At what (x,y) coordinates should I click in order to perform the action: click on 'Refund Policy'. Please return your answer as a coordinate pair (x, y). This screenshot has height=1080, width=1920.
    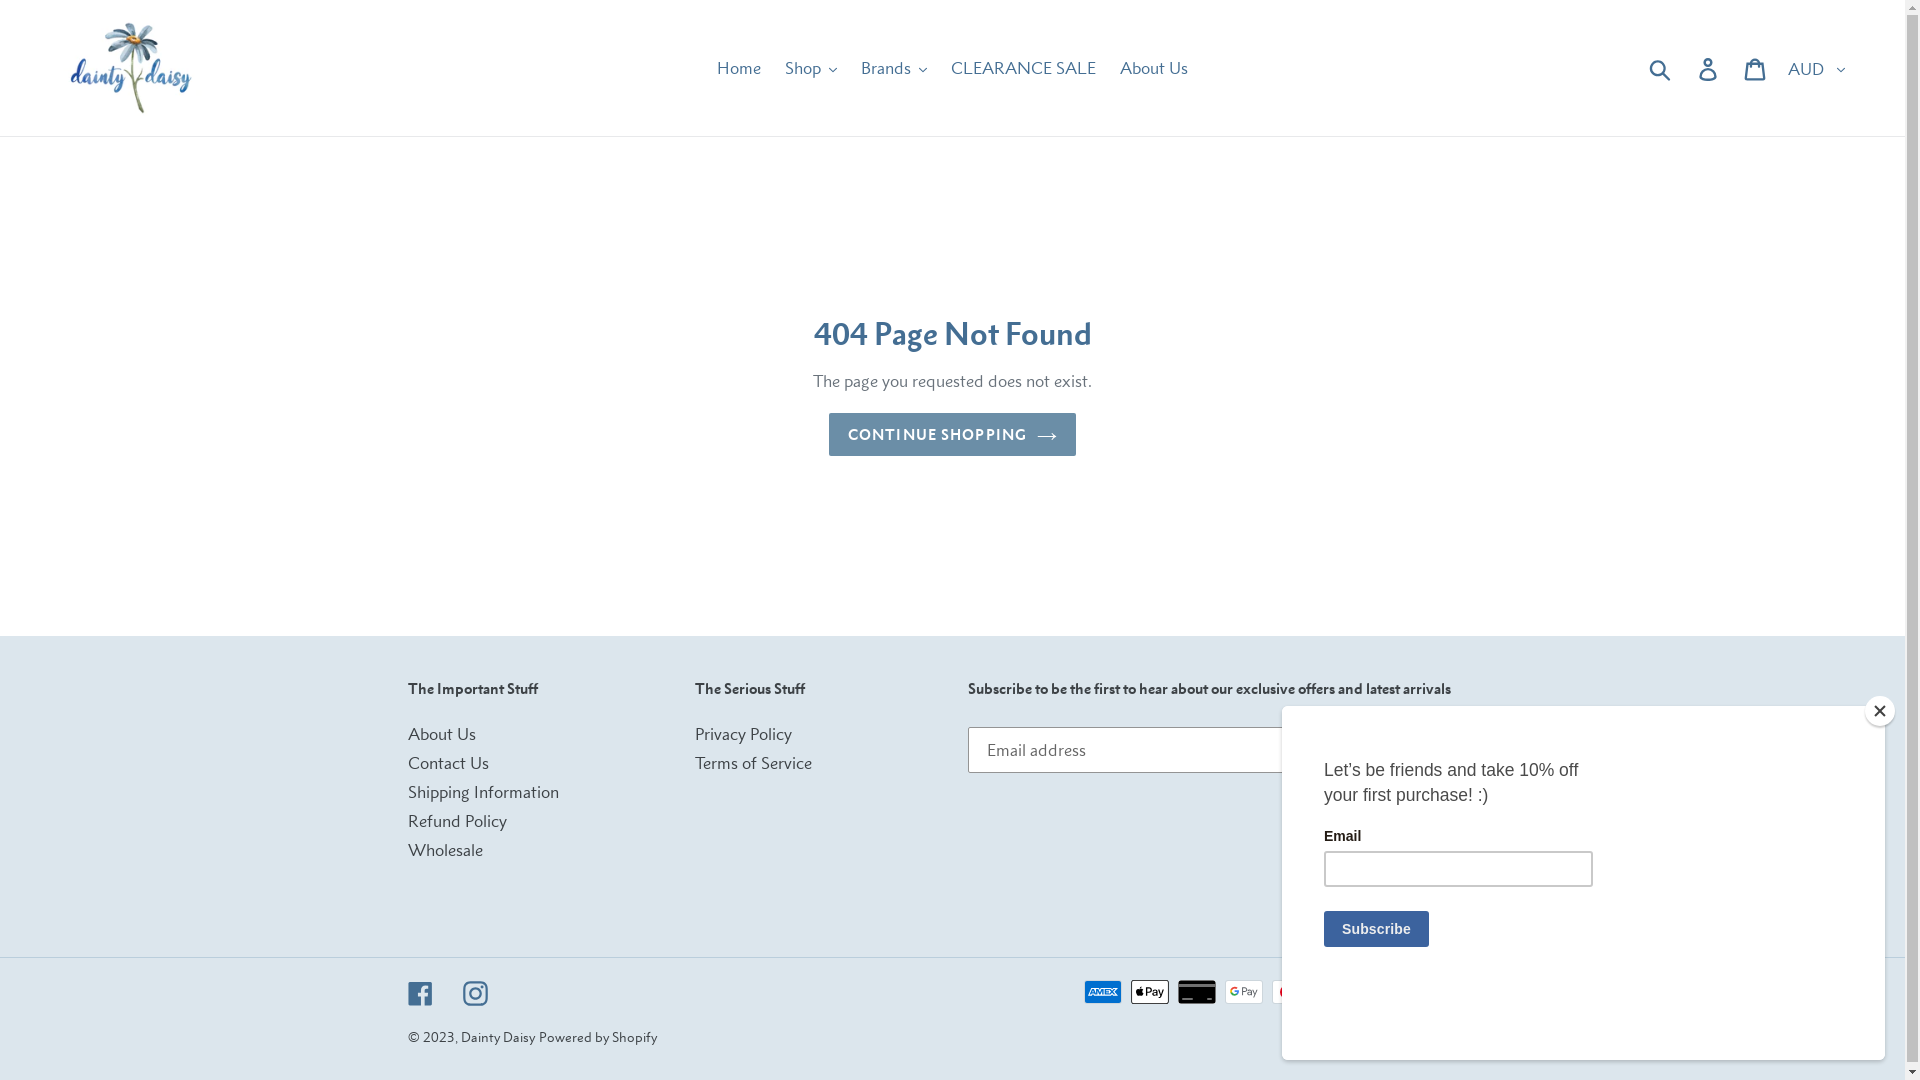
    Looking at the image, I should click on (456, 821).